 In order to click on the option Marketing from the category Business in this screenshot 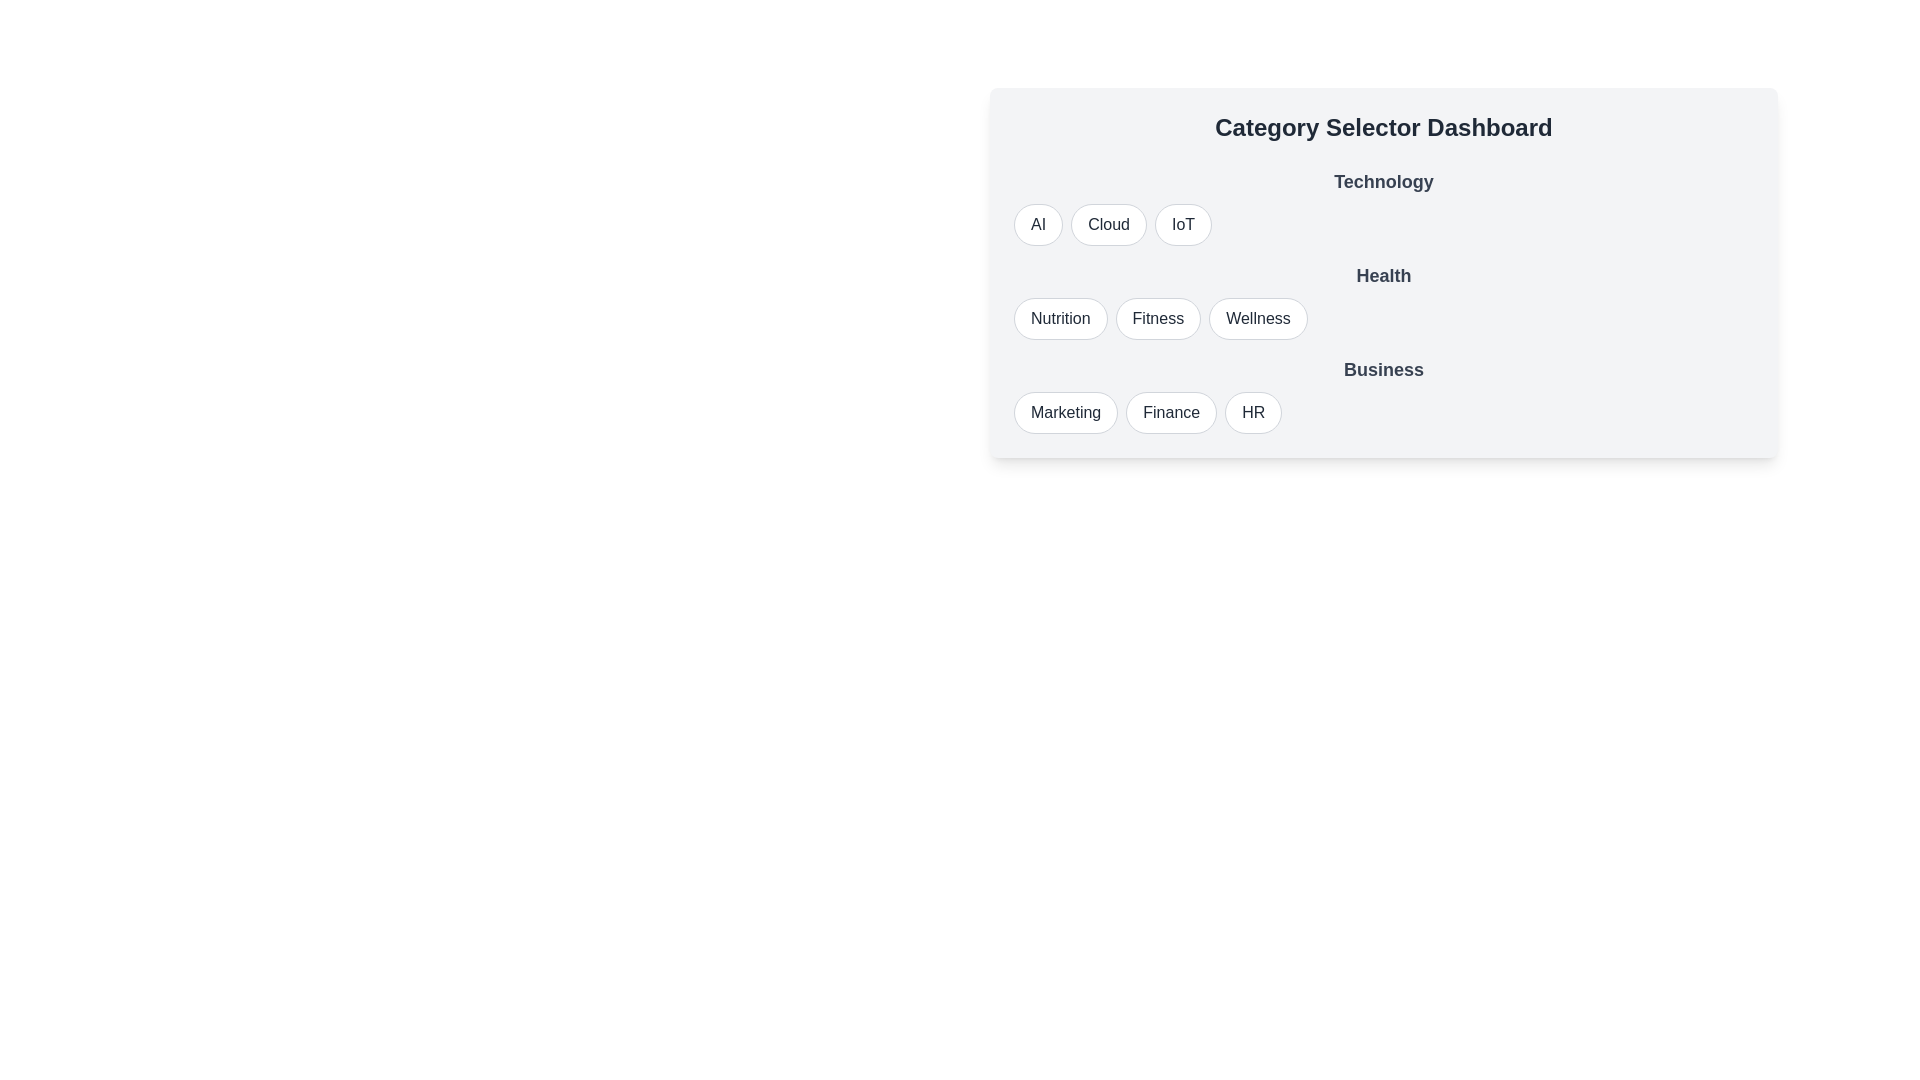, I will do `click(1065, 411)`.